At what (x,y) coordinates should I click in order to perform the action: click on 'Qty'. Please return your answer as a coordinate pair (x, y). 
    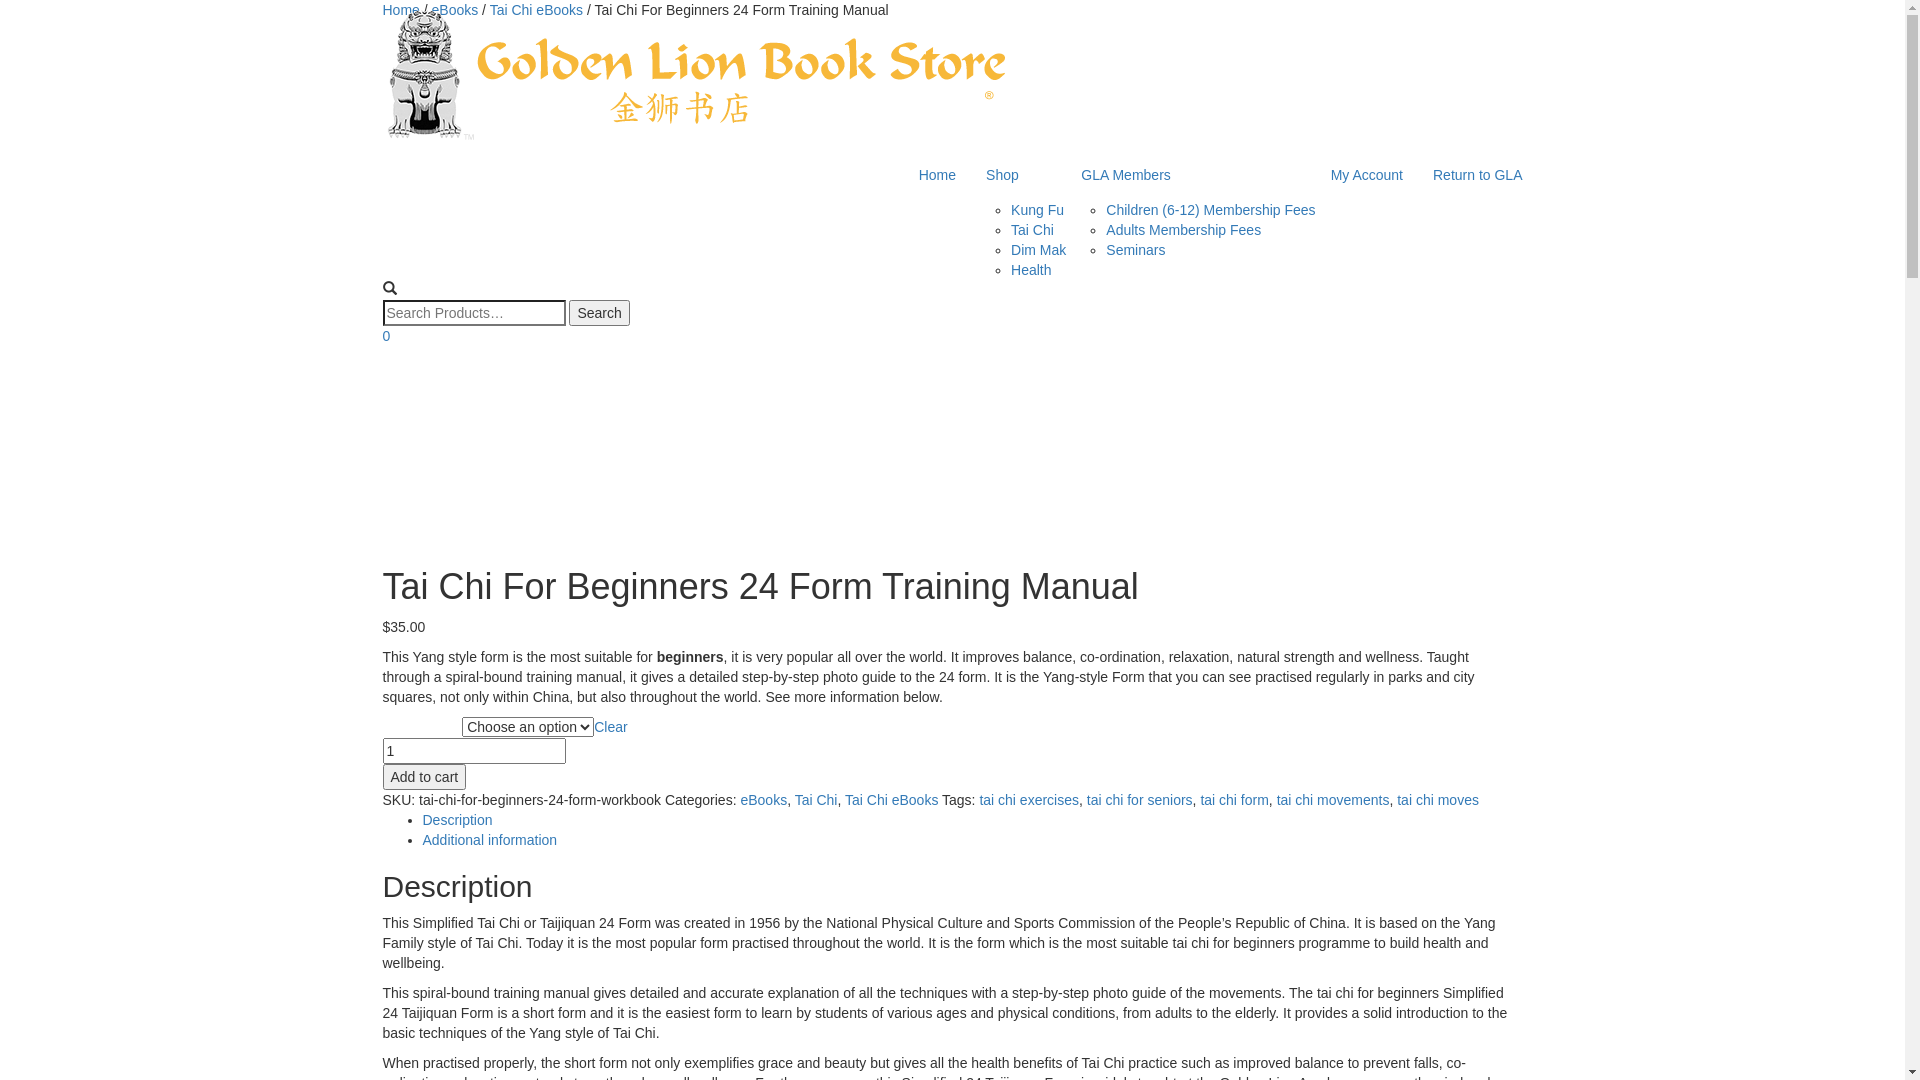
    Looking at the image, I should click on (472, 751).